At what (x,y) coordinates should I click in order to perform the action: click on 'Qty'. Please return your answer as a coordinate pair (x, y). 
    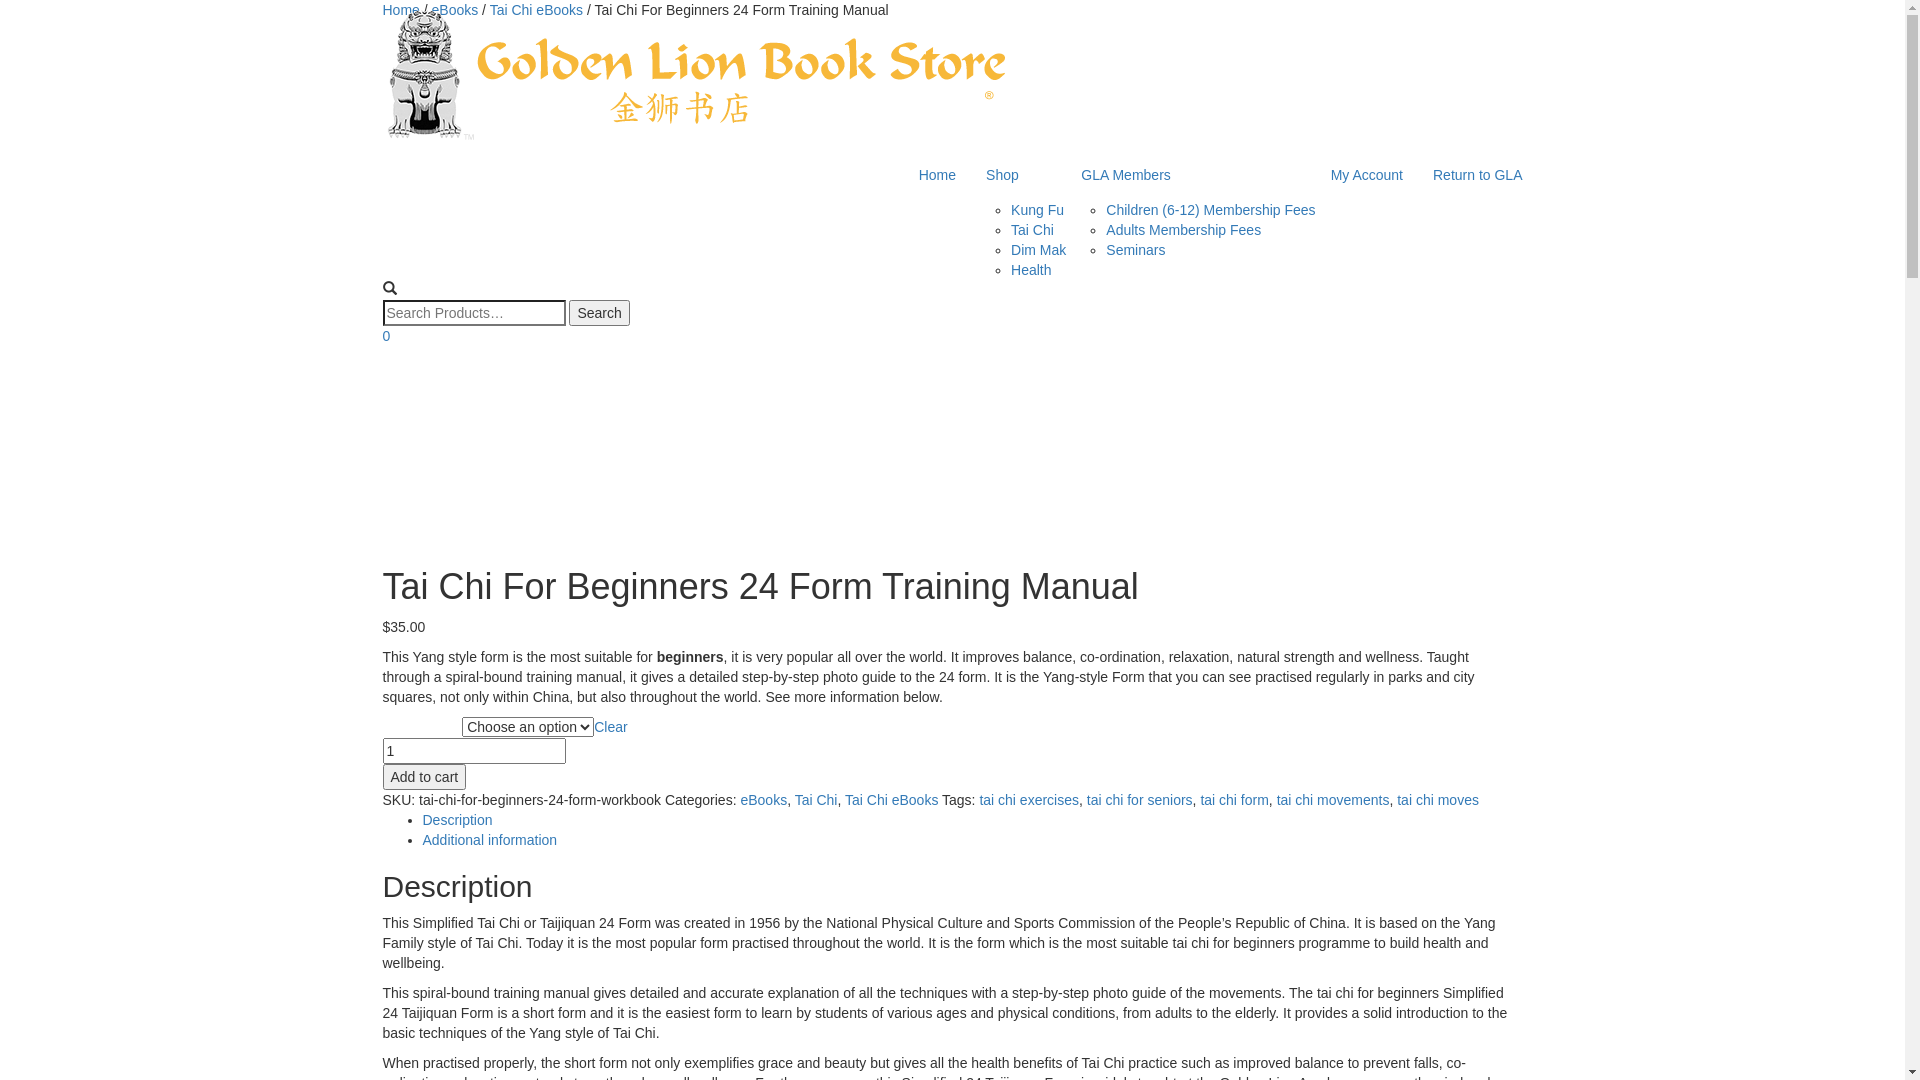
    Looking at the image, I should click on (472, 751).